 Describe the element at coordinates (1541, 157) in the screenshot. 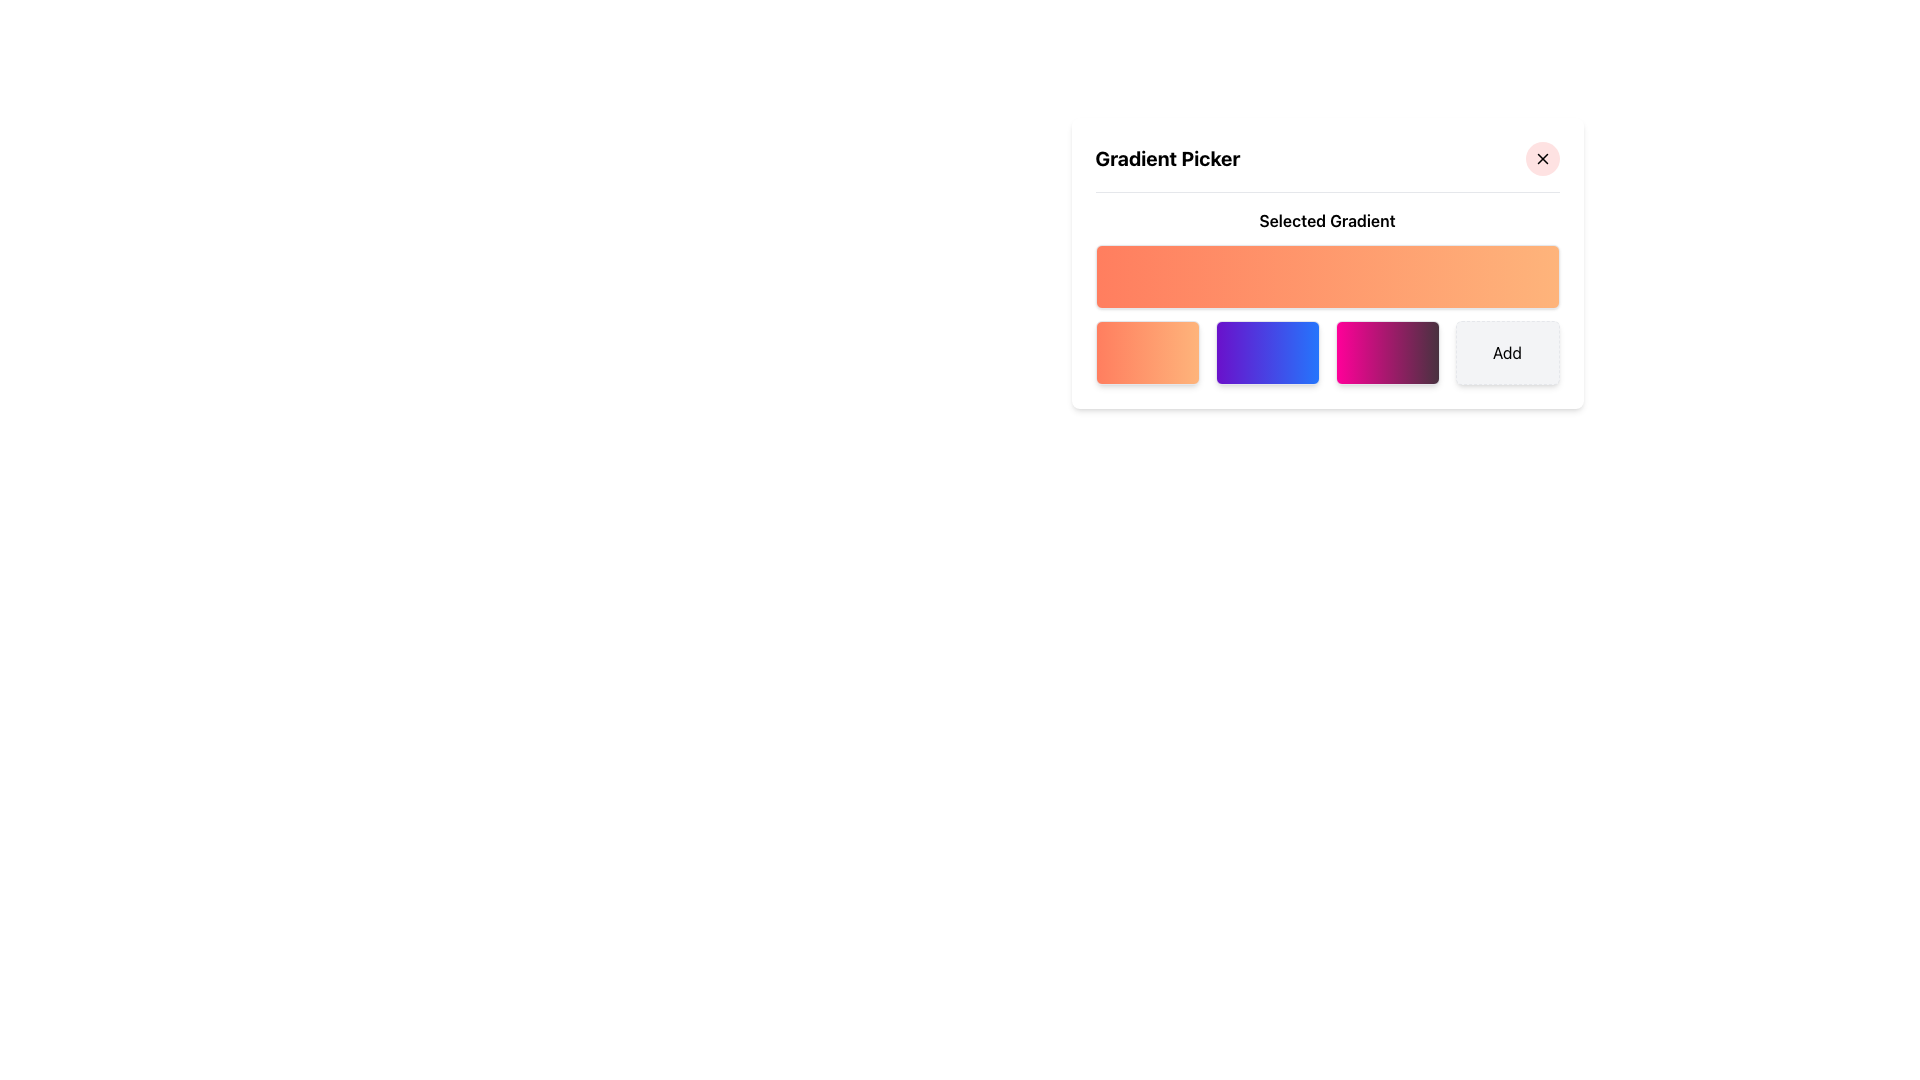

I see `the close button located at the top-right corner of the 'Gradient Picker' panel` at that location.